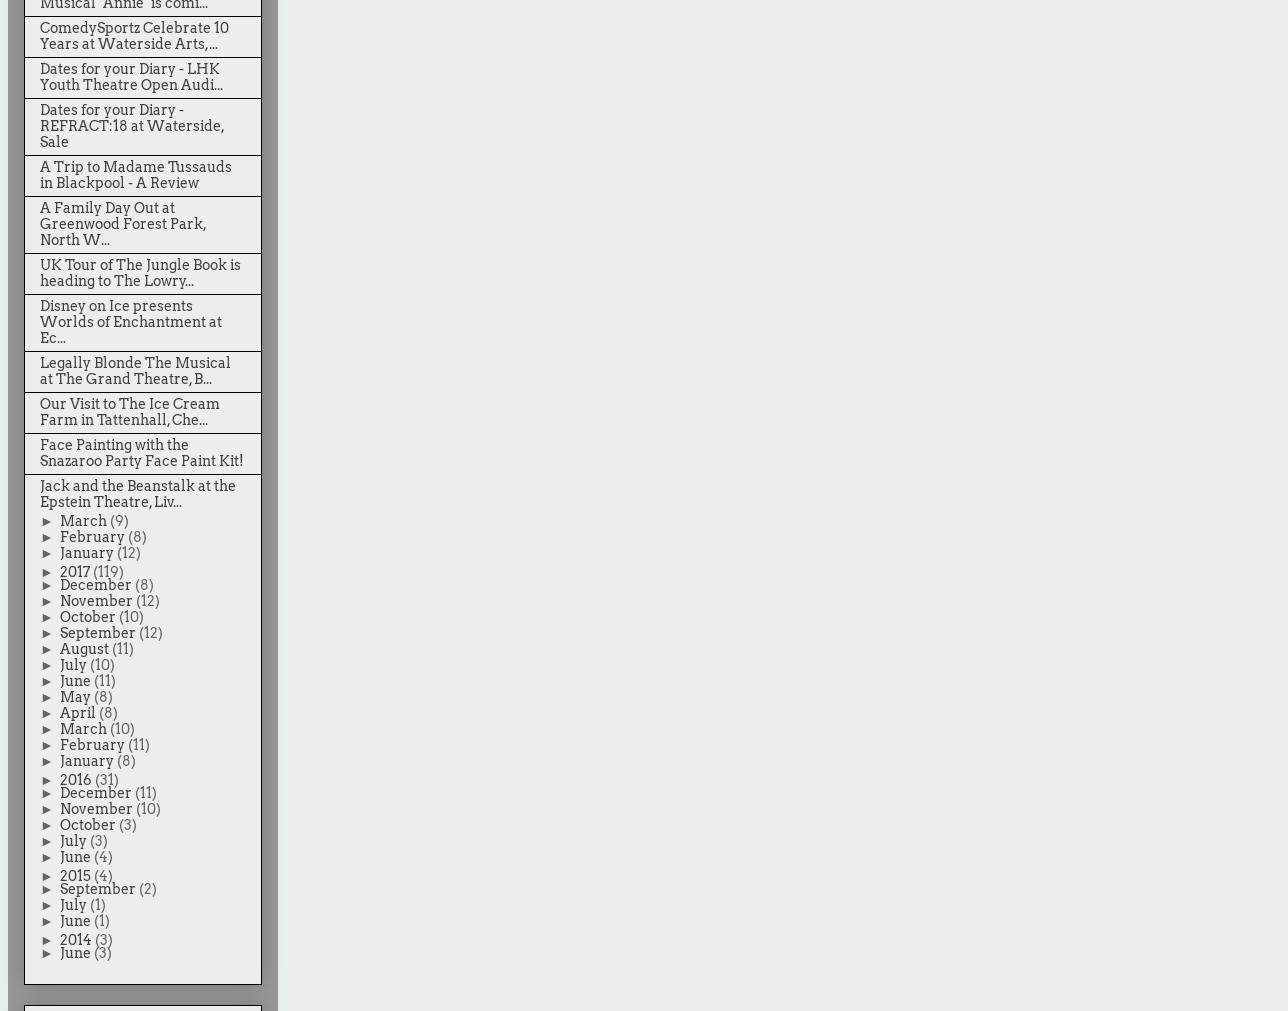 This screenshot has width=1288, height=1011. Describe the element at coordinates (94, 778) in the screenshot. I see `'(31)'` at that location.